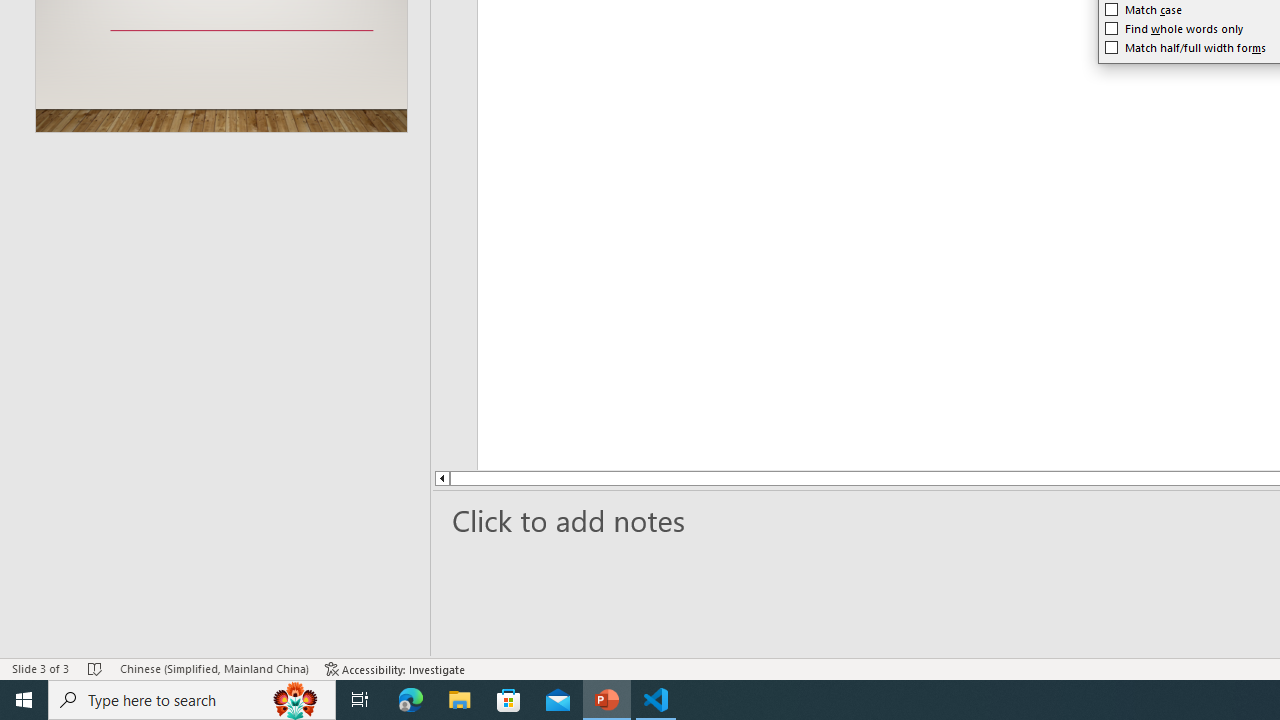 The height and width of the screenshot is (720, 1280). What do you see at coordinates (294, 698) in the screenshot?
I see `'Search highlights icon opens search home window'` at bounding box center [294, 698].